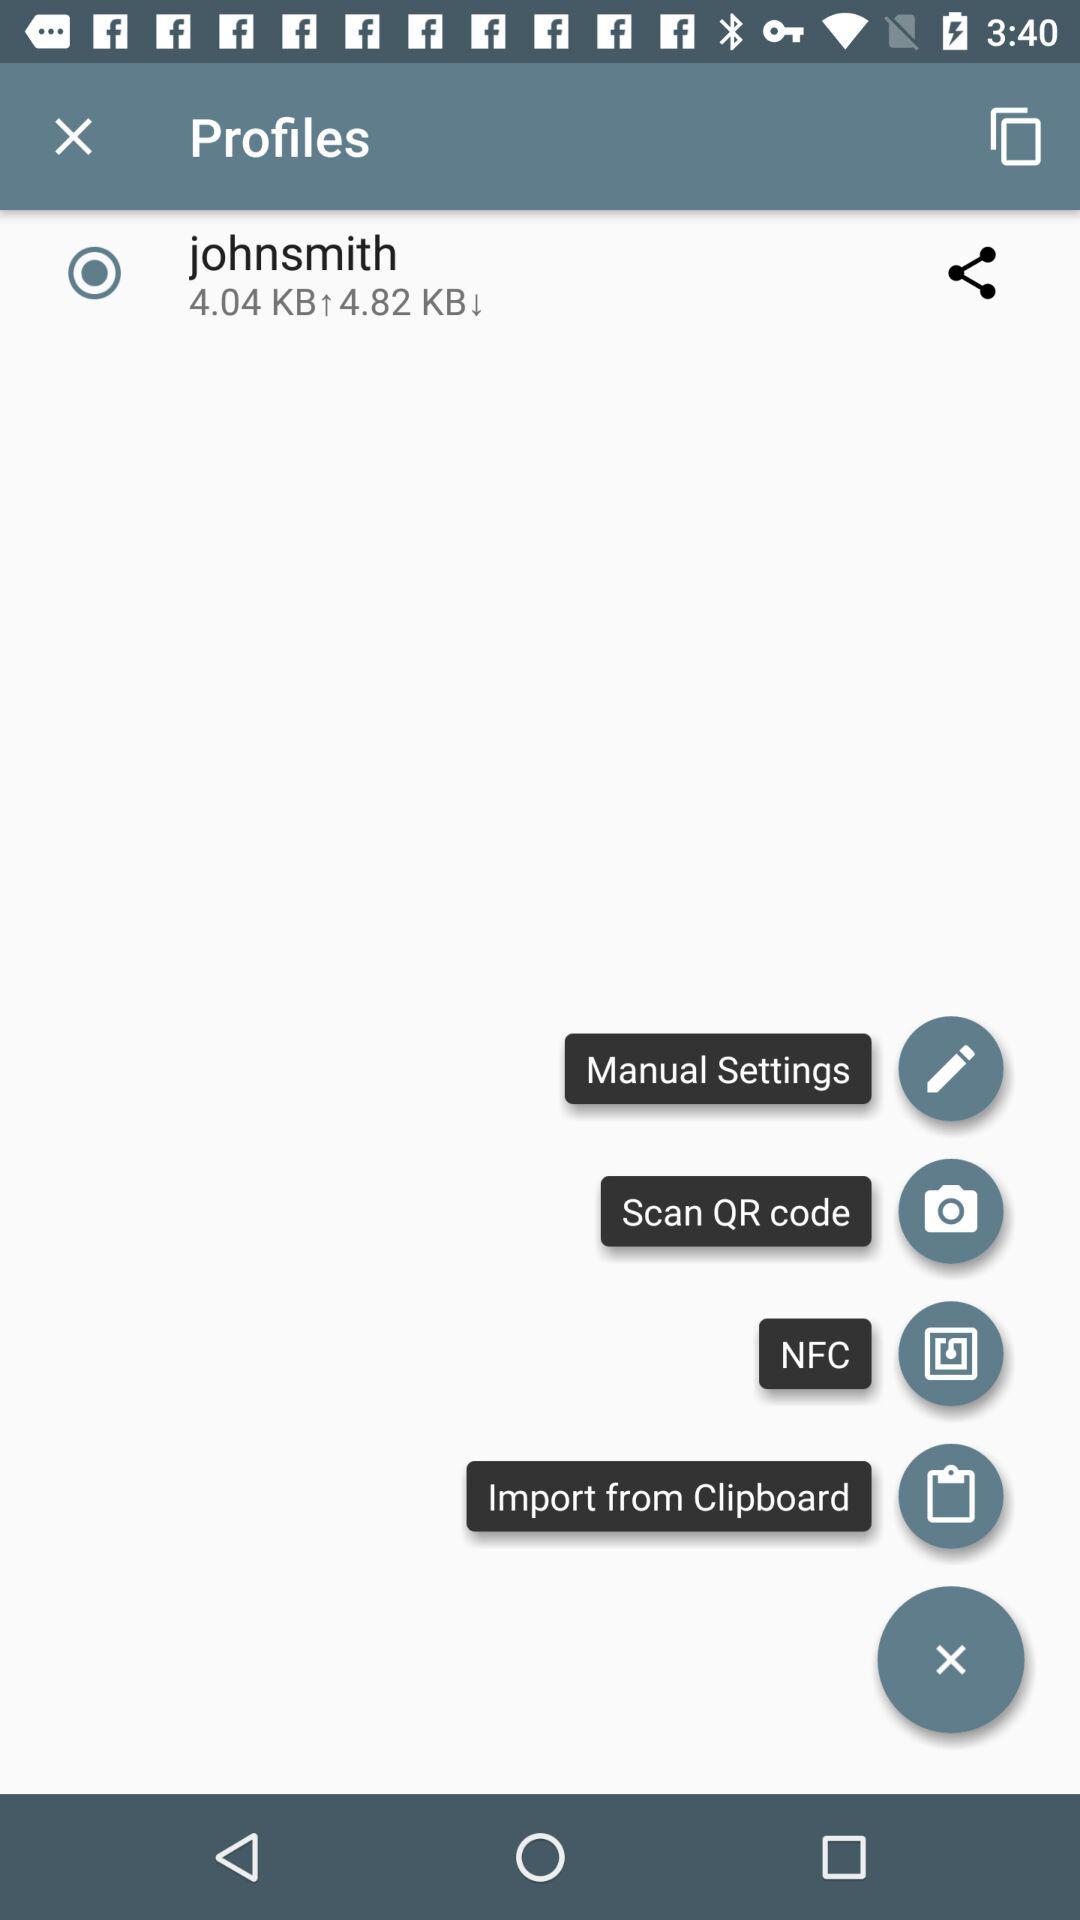 This screenshot has width=1080, height=1920. I want to click on item next to manual settings, so click(950, 1210).